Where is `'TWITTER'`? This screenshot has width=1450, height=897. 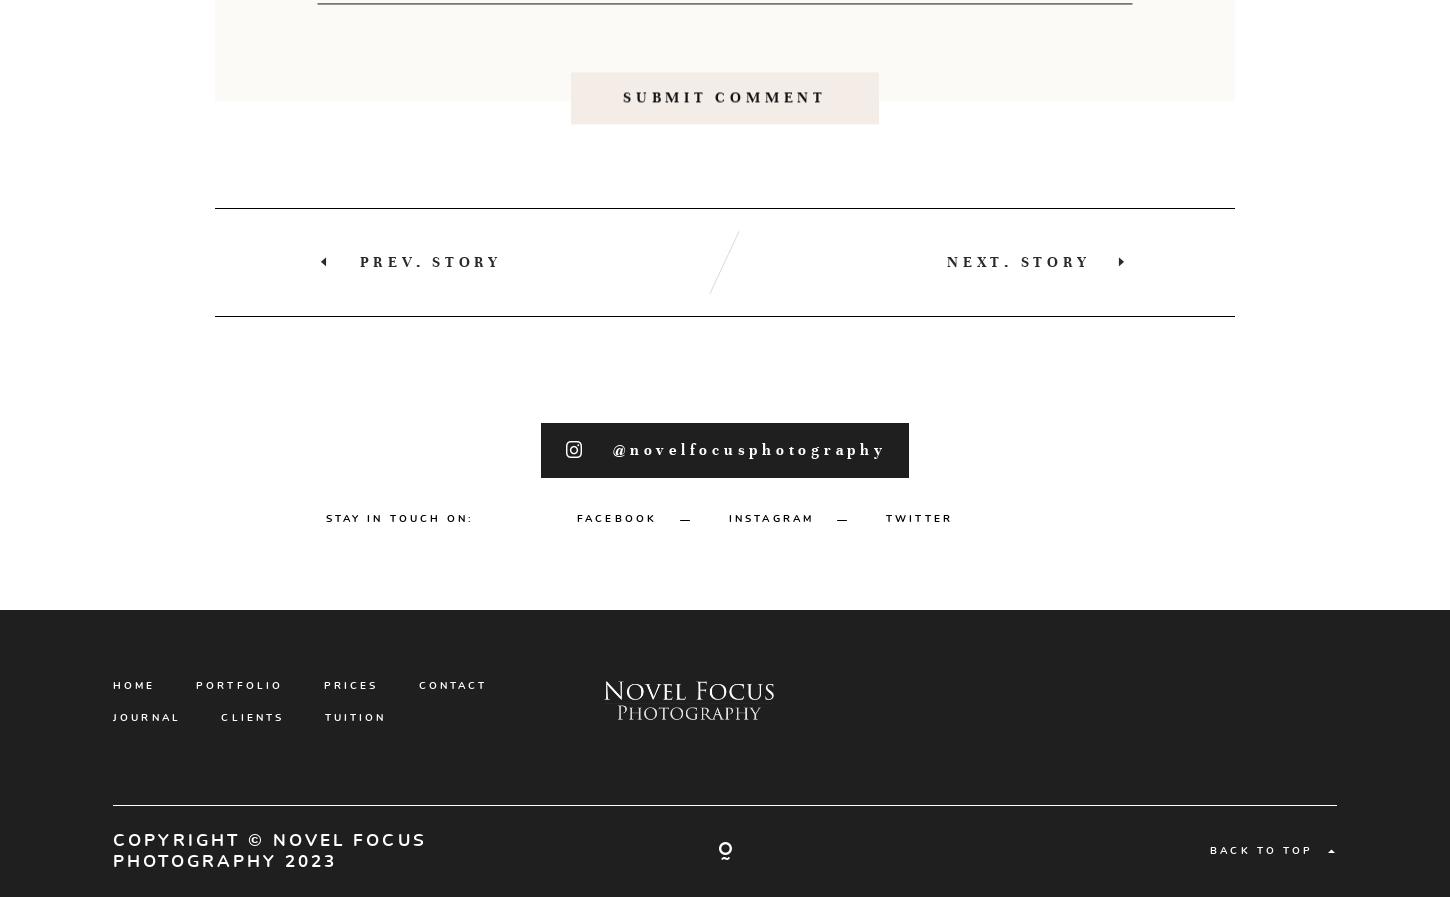 'TWITTER' is located at coordinates (918, 608).